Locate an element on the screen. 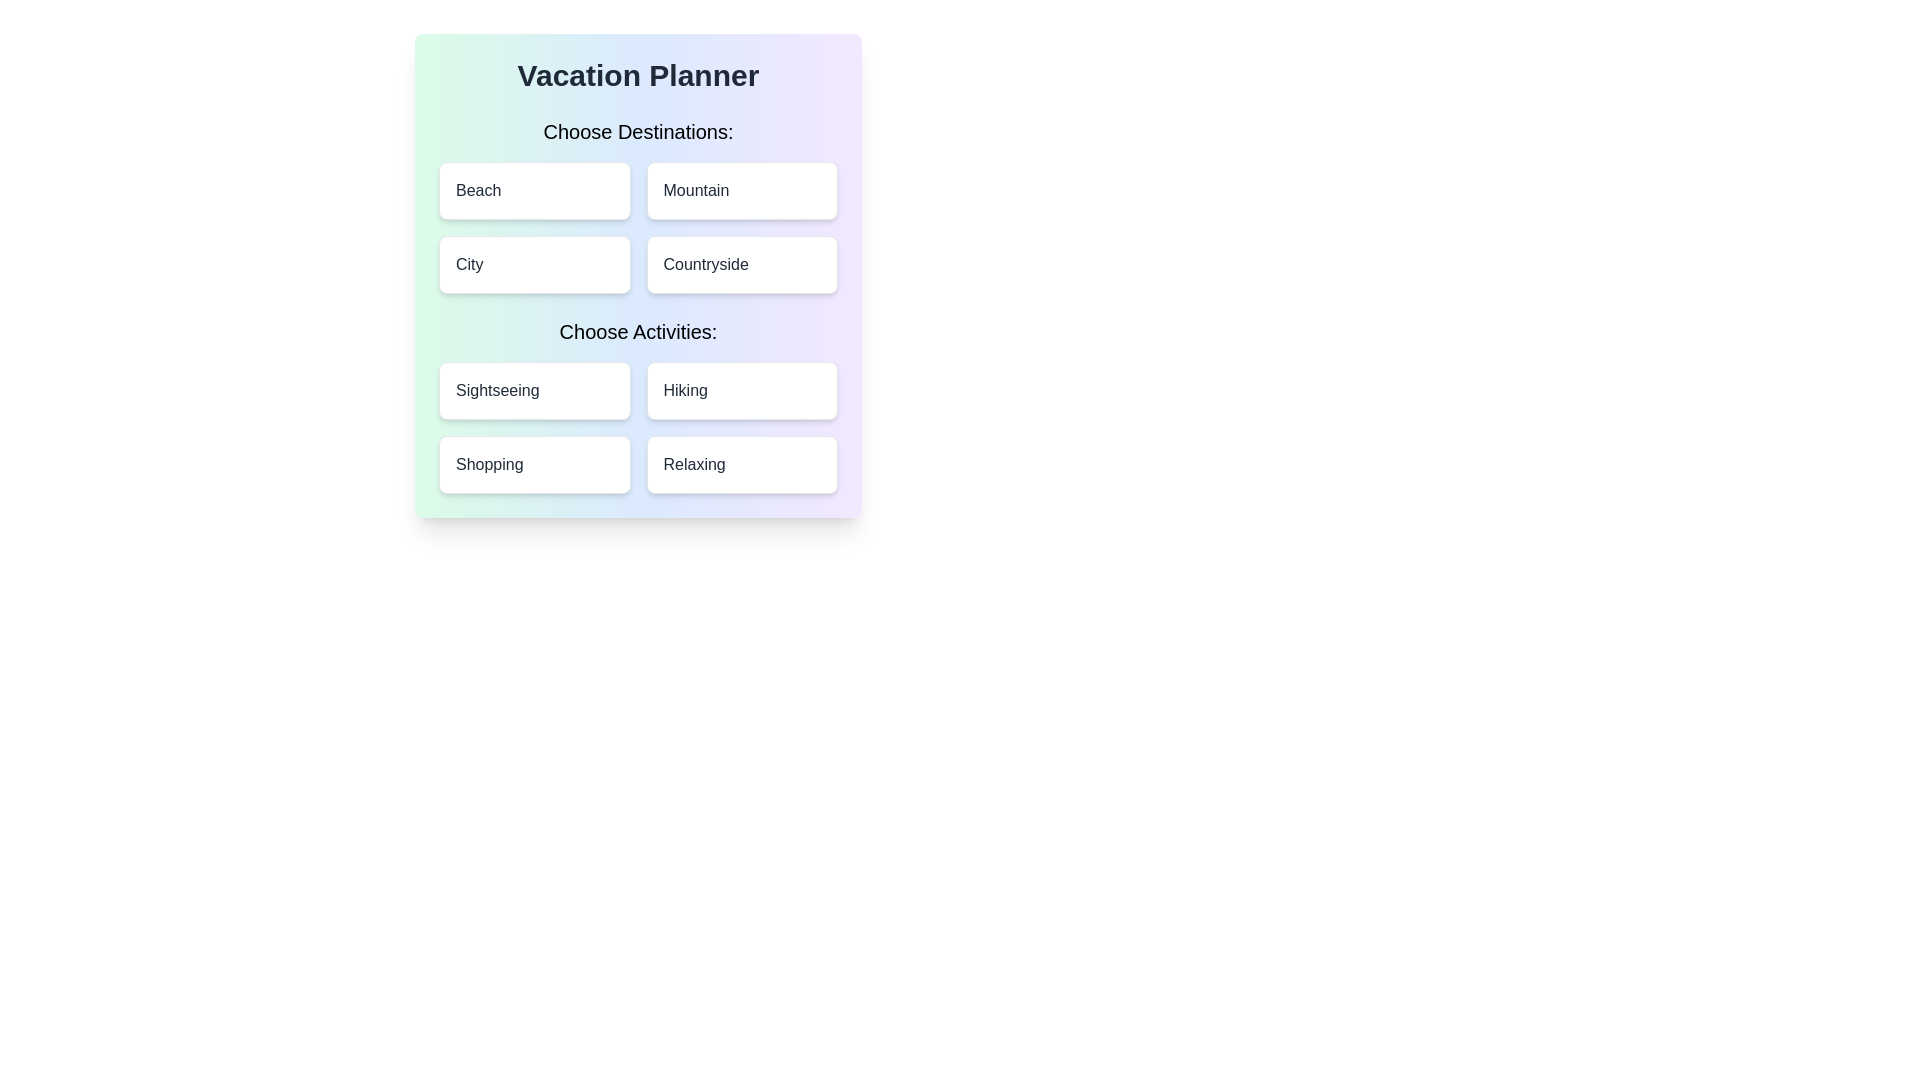 This screenshot has height=1080, width=1920. the text label displaying 'Shopping' in bold black font, located in the lower-left quadrant of the 'Choose Activities' section, aligned to the left of 'Relaxing' is located at coordinates (489, 465).